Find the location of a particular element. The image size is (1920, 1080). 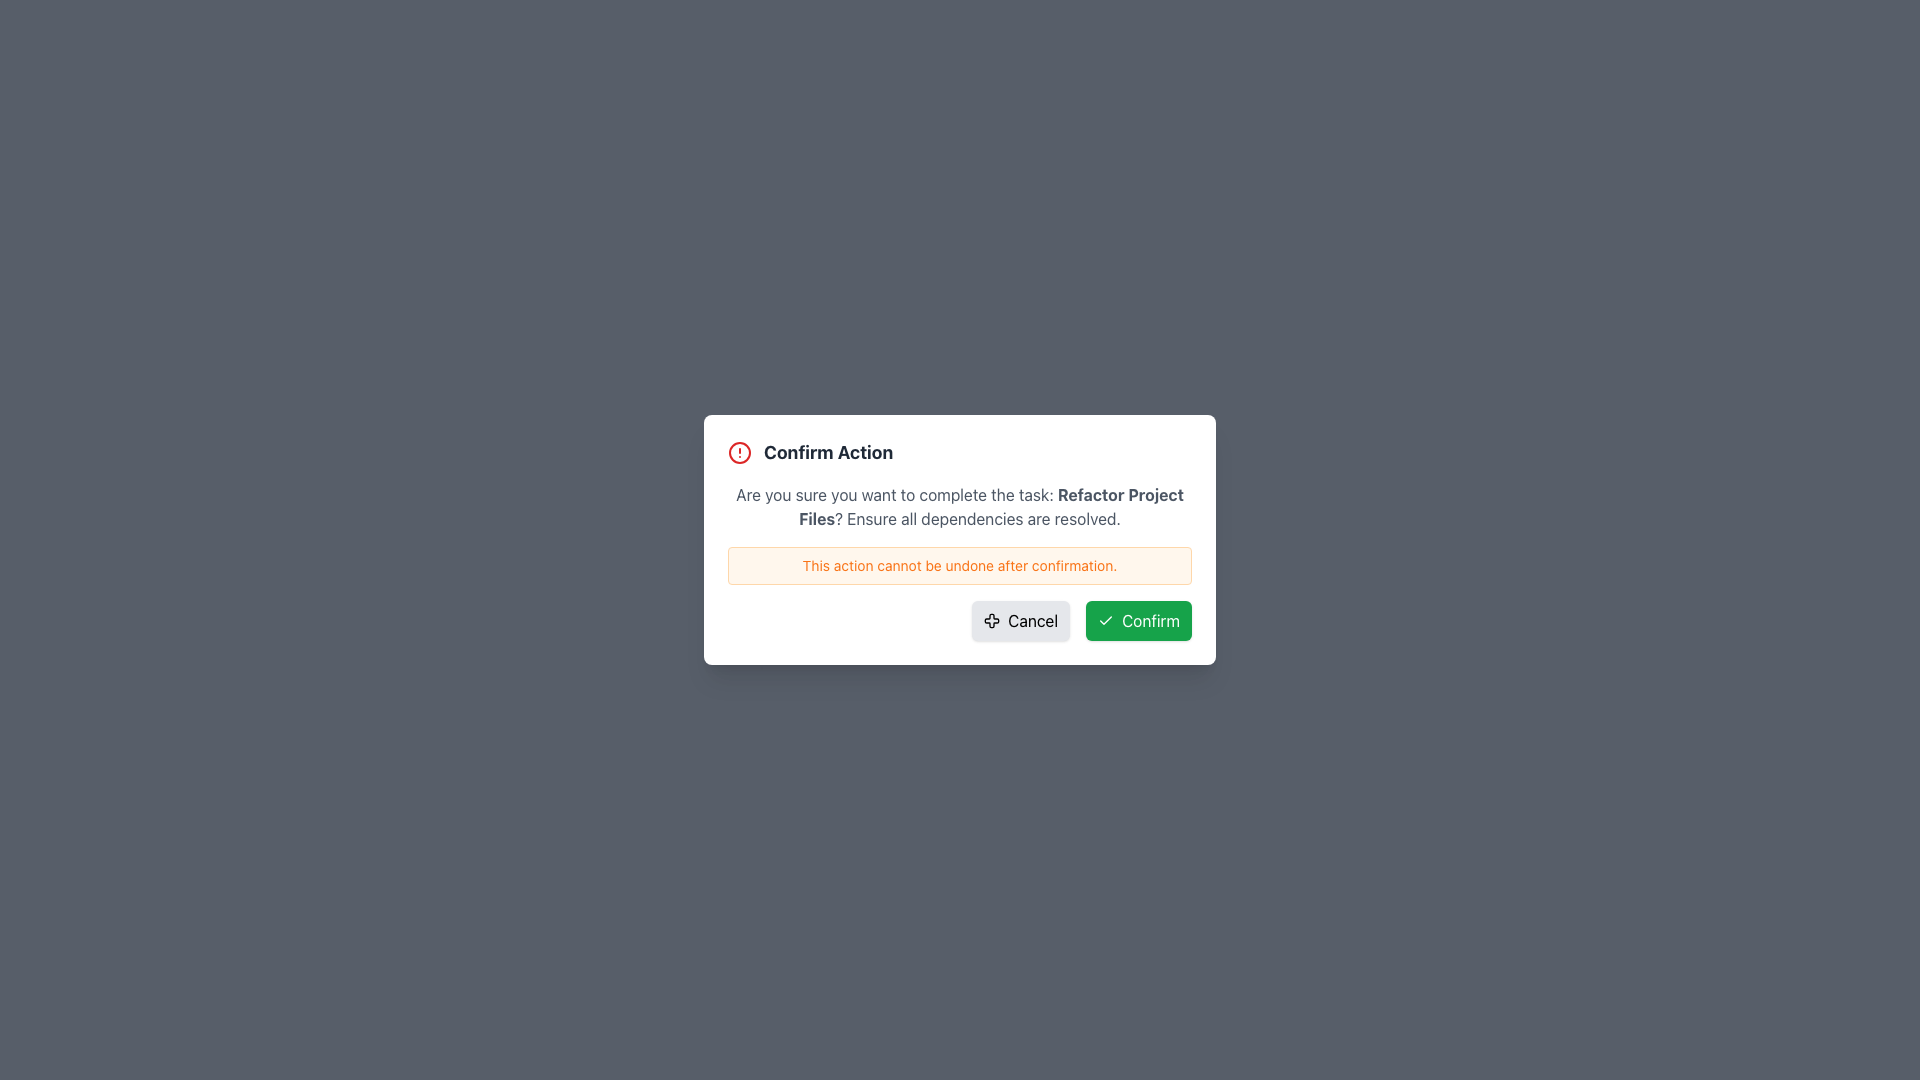

the text message block containing the phrase 'Refactor Project Files' within the 'Confirm Action' dialog box is located at coordinates (960, 505).